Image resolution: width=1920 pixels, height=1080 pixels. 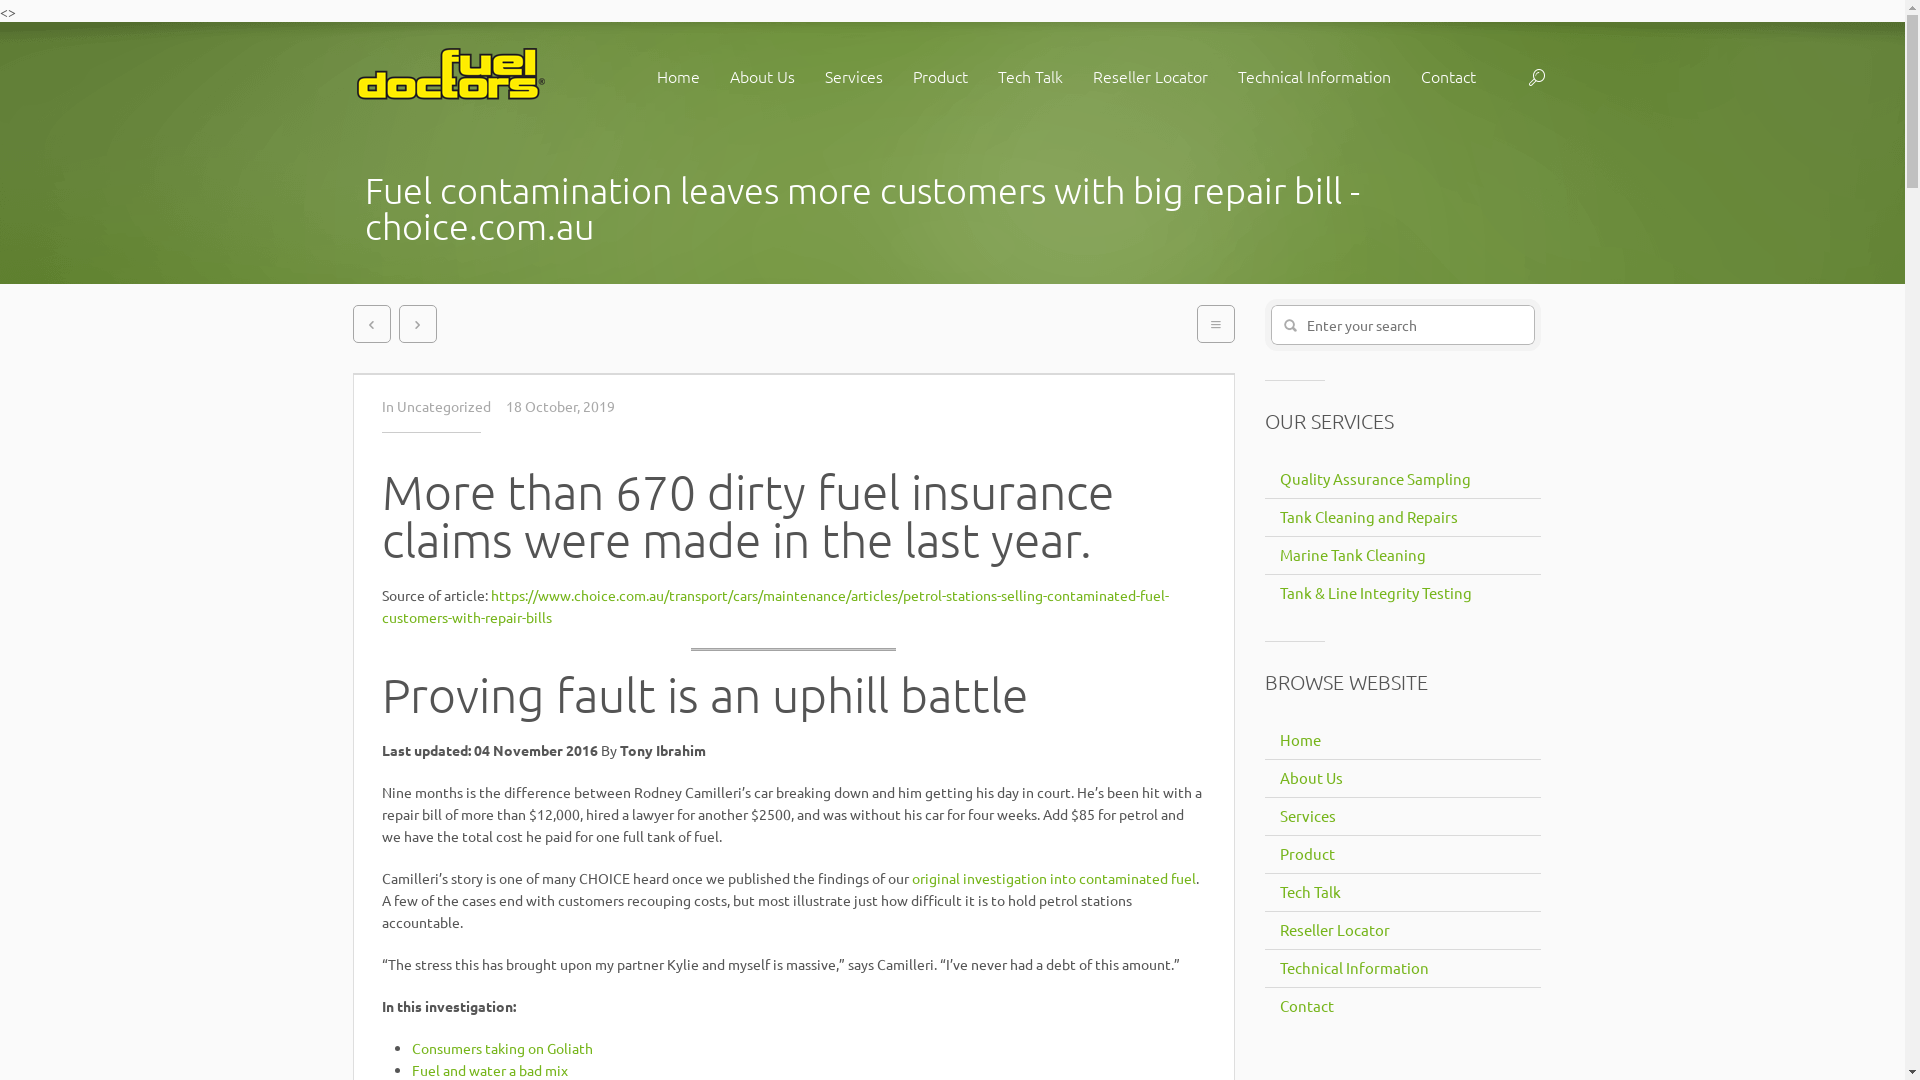 I want to click on 'Fuel and water a bad mix', so click(x=411, y=1068).